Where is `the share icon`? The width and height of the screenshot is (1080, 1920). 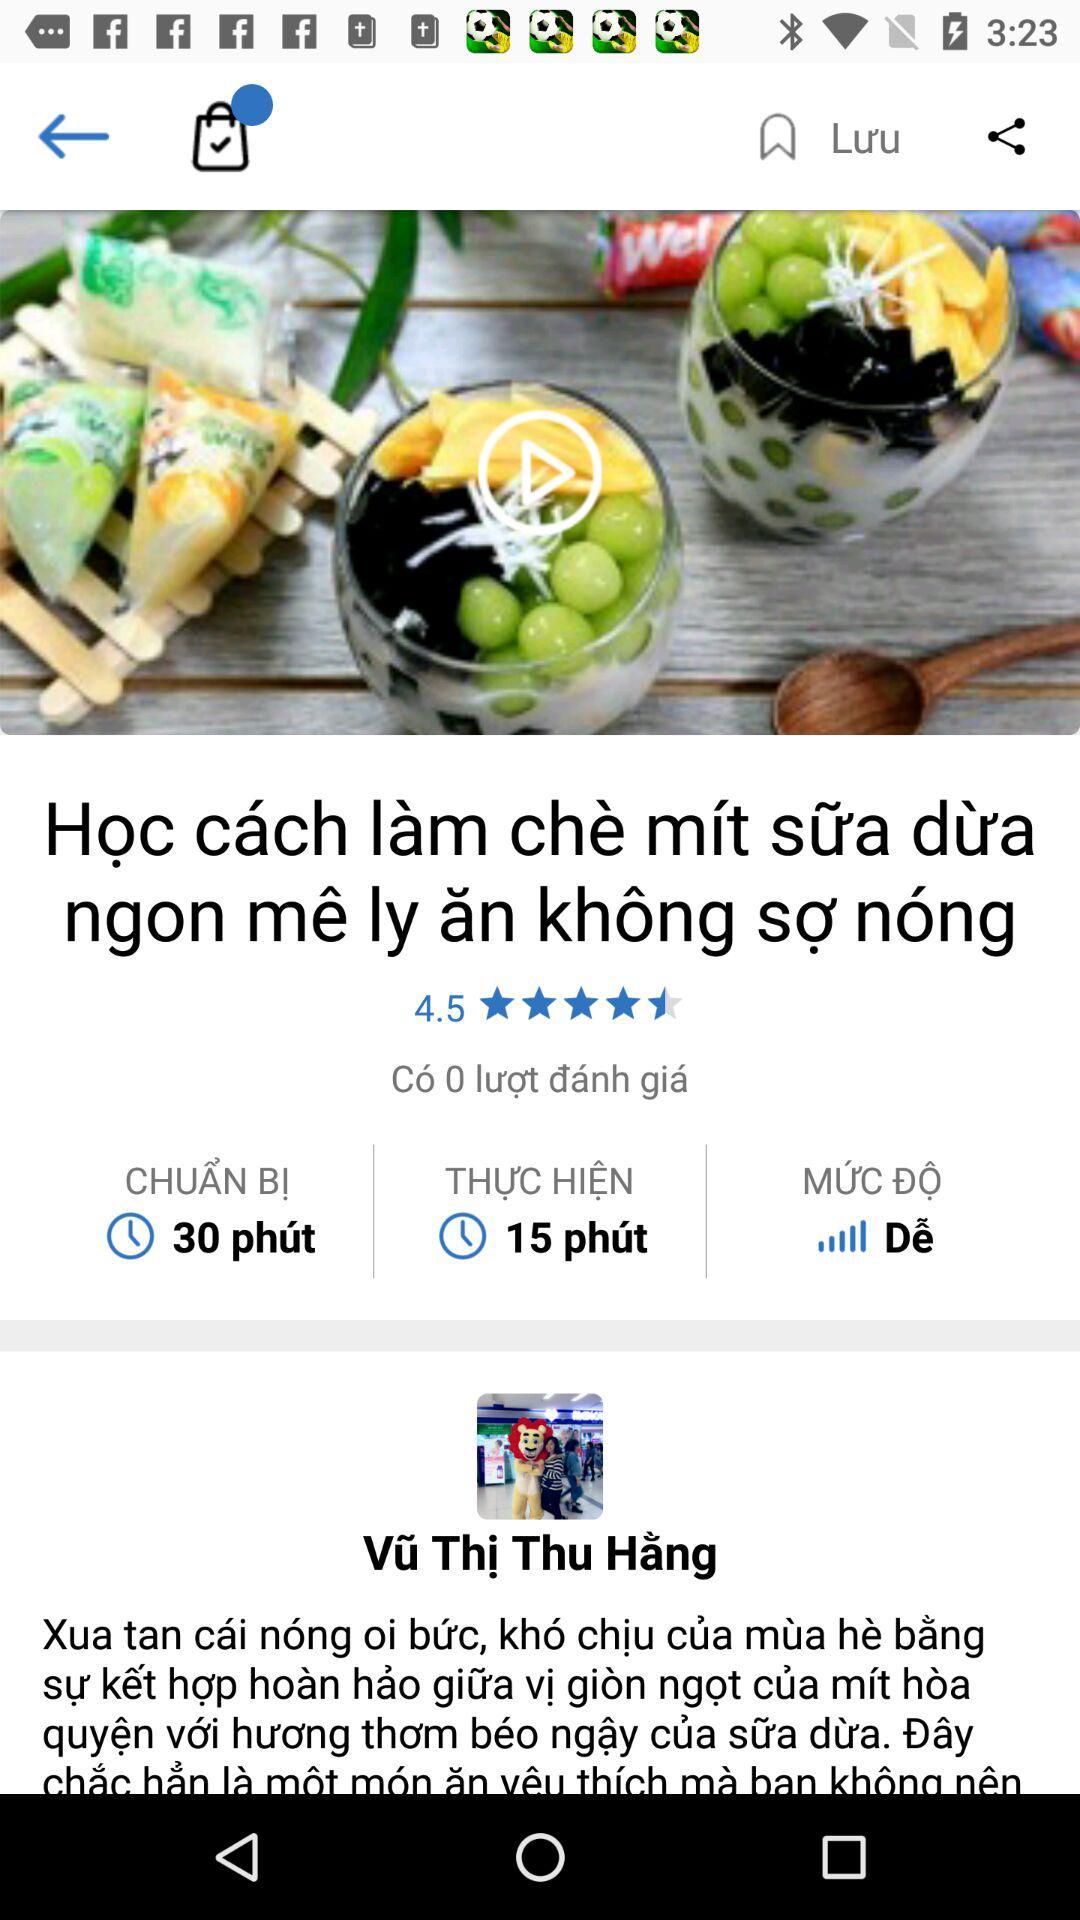
the share icon is located at coordinates (1006, 135).